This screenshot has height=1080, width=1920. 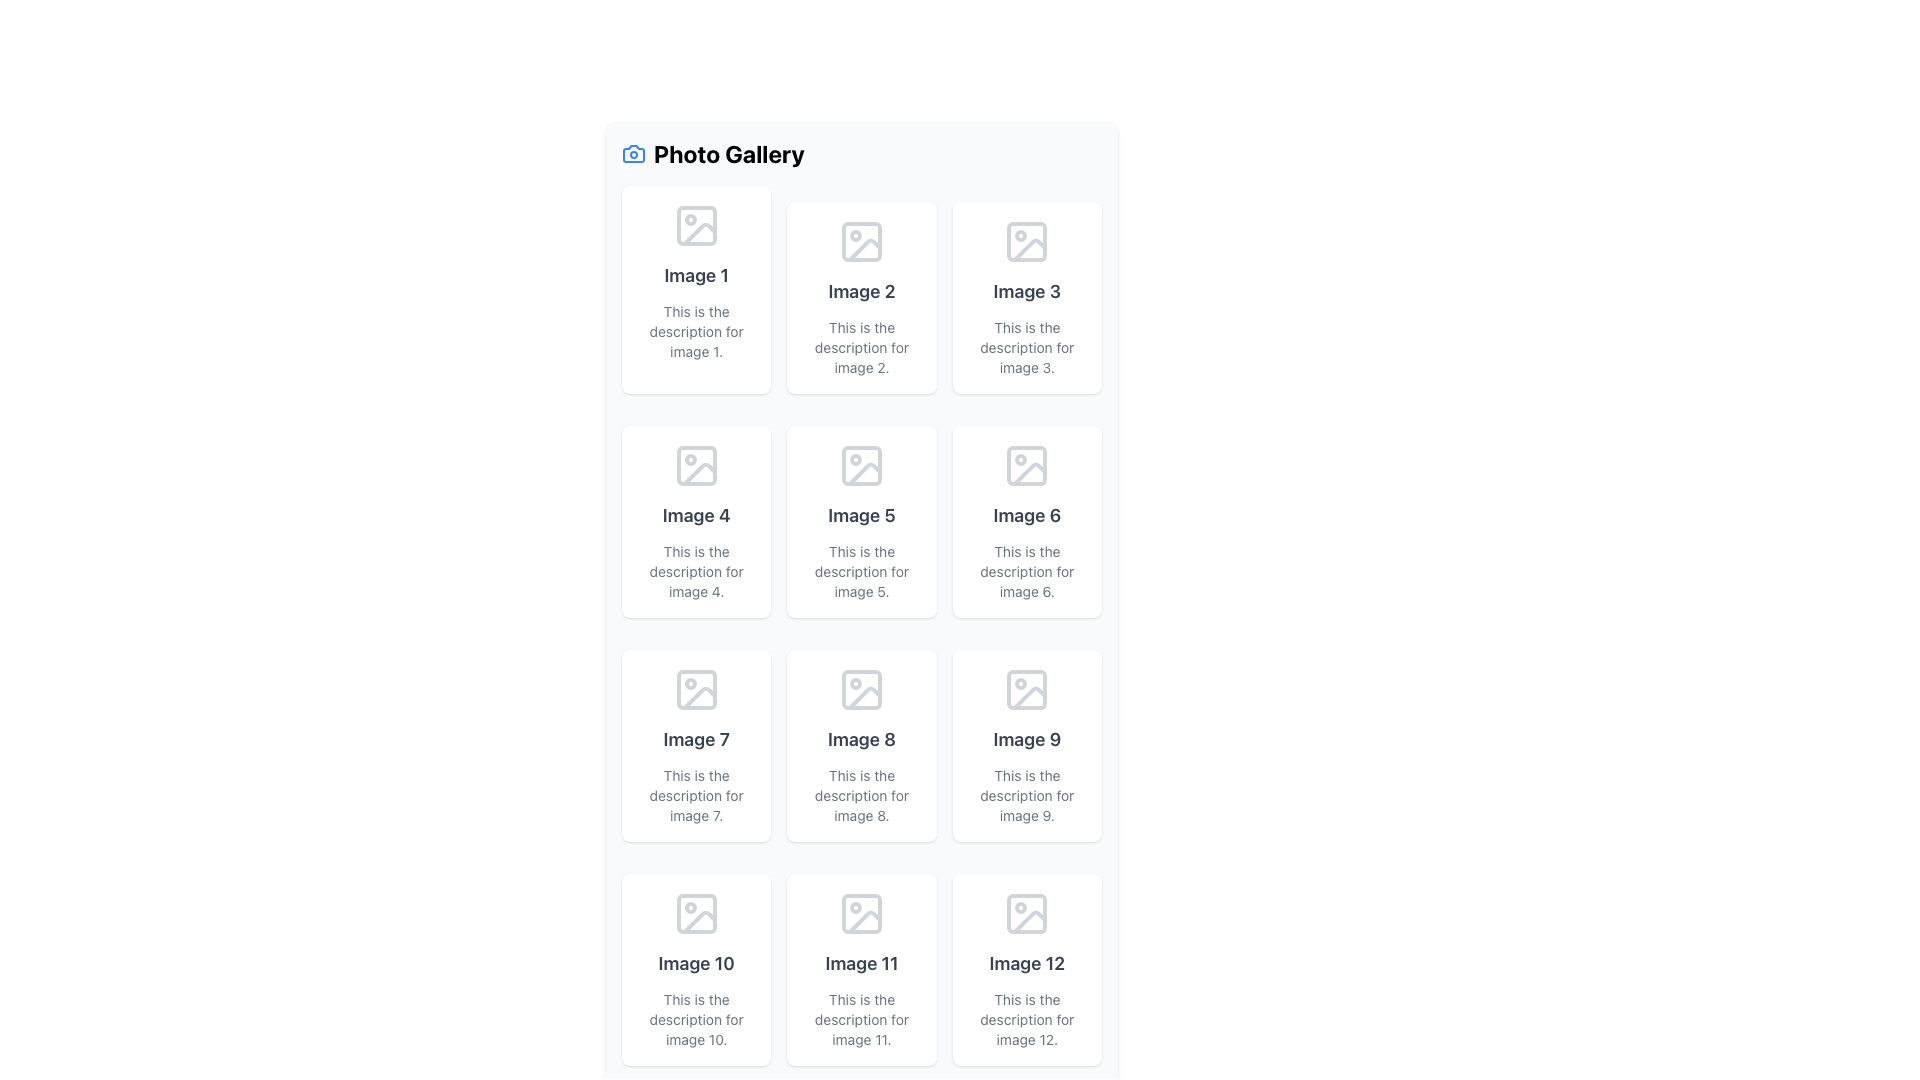 What do you see at coordinates (862, 1019) in the screenshot?
I see `the informational Text Label located beneath 'Image 11' that describes the associated image` at bounding box center [862, 1019].